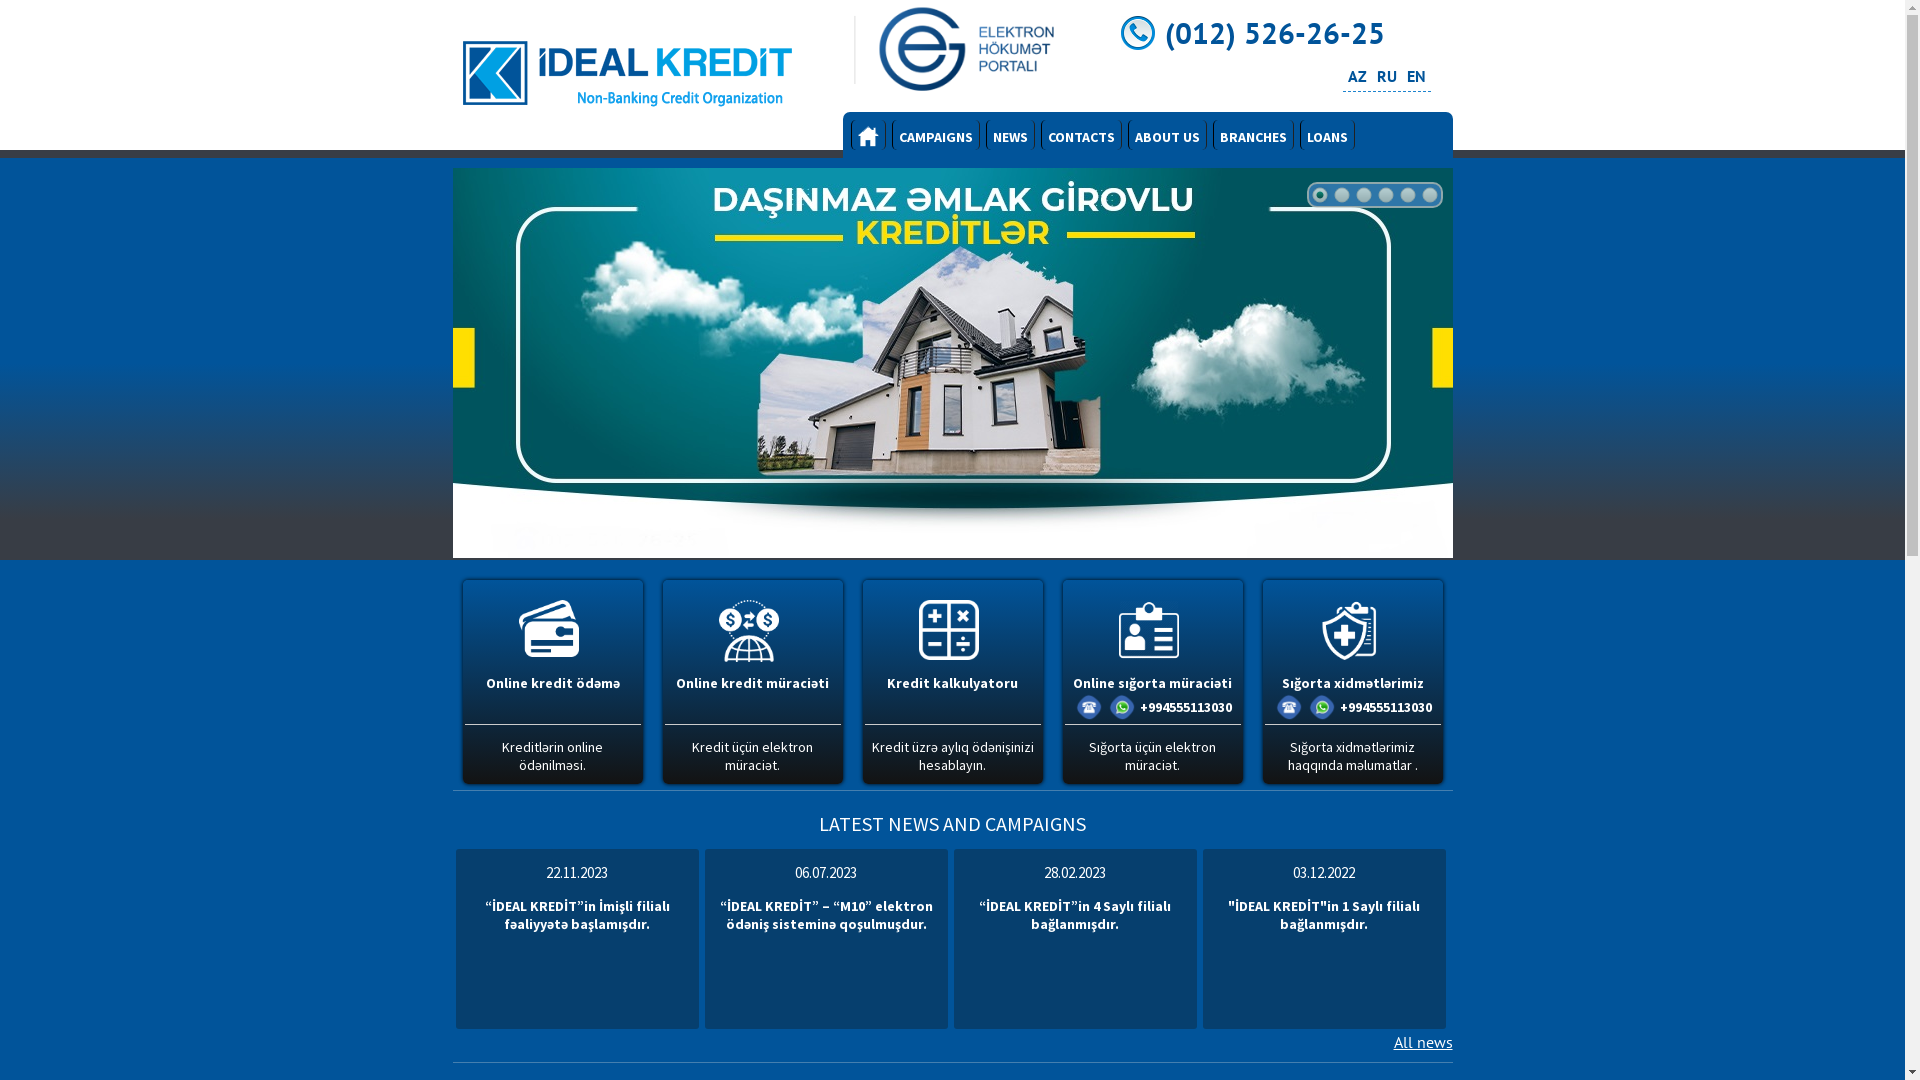  What do you see at coordinates (1362, 195) in the screenshot?
I see `'3'` at bounding box center [1362, 195].